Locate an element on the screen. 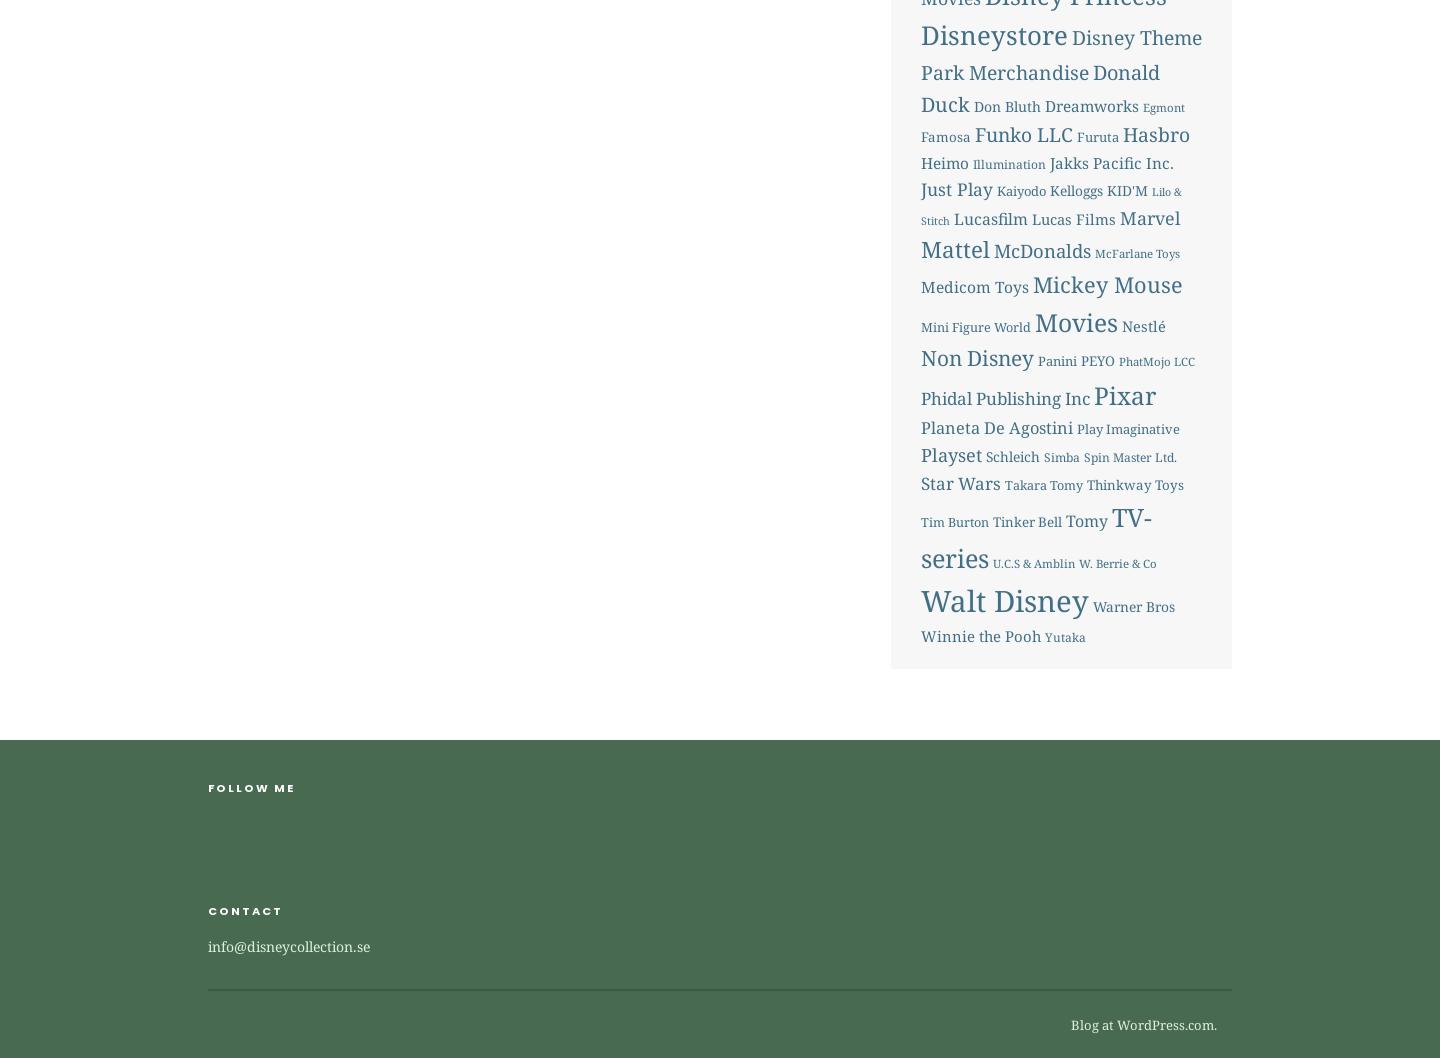 The width and height of the screenshot is (1440, 1058). 'TV-series' is located at coordinates (920, 537).